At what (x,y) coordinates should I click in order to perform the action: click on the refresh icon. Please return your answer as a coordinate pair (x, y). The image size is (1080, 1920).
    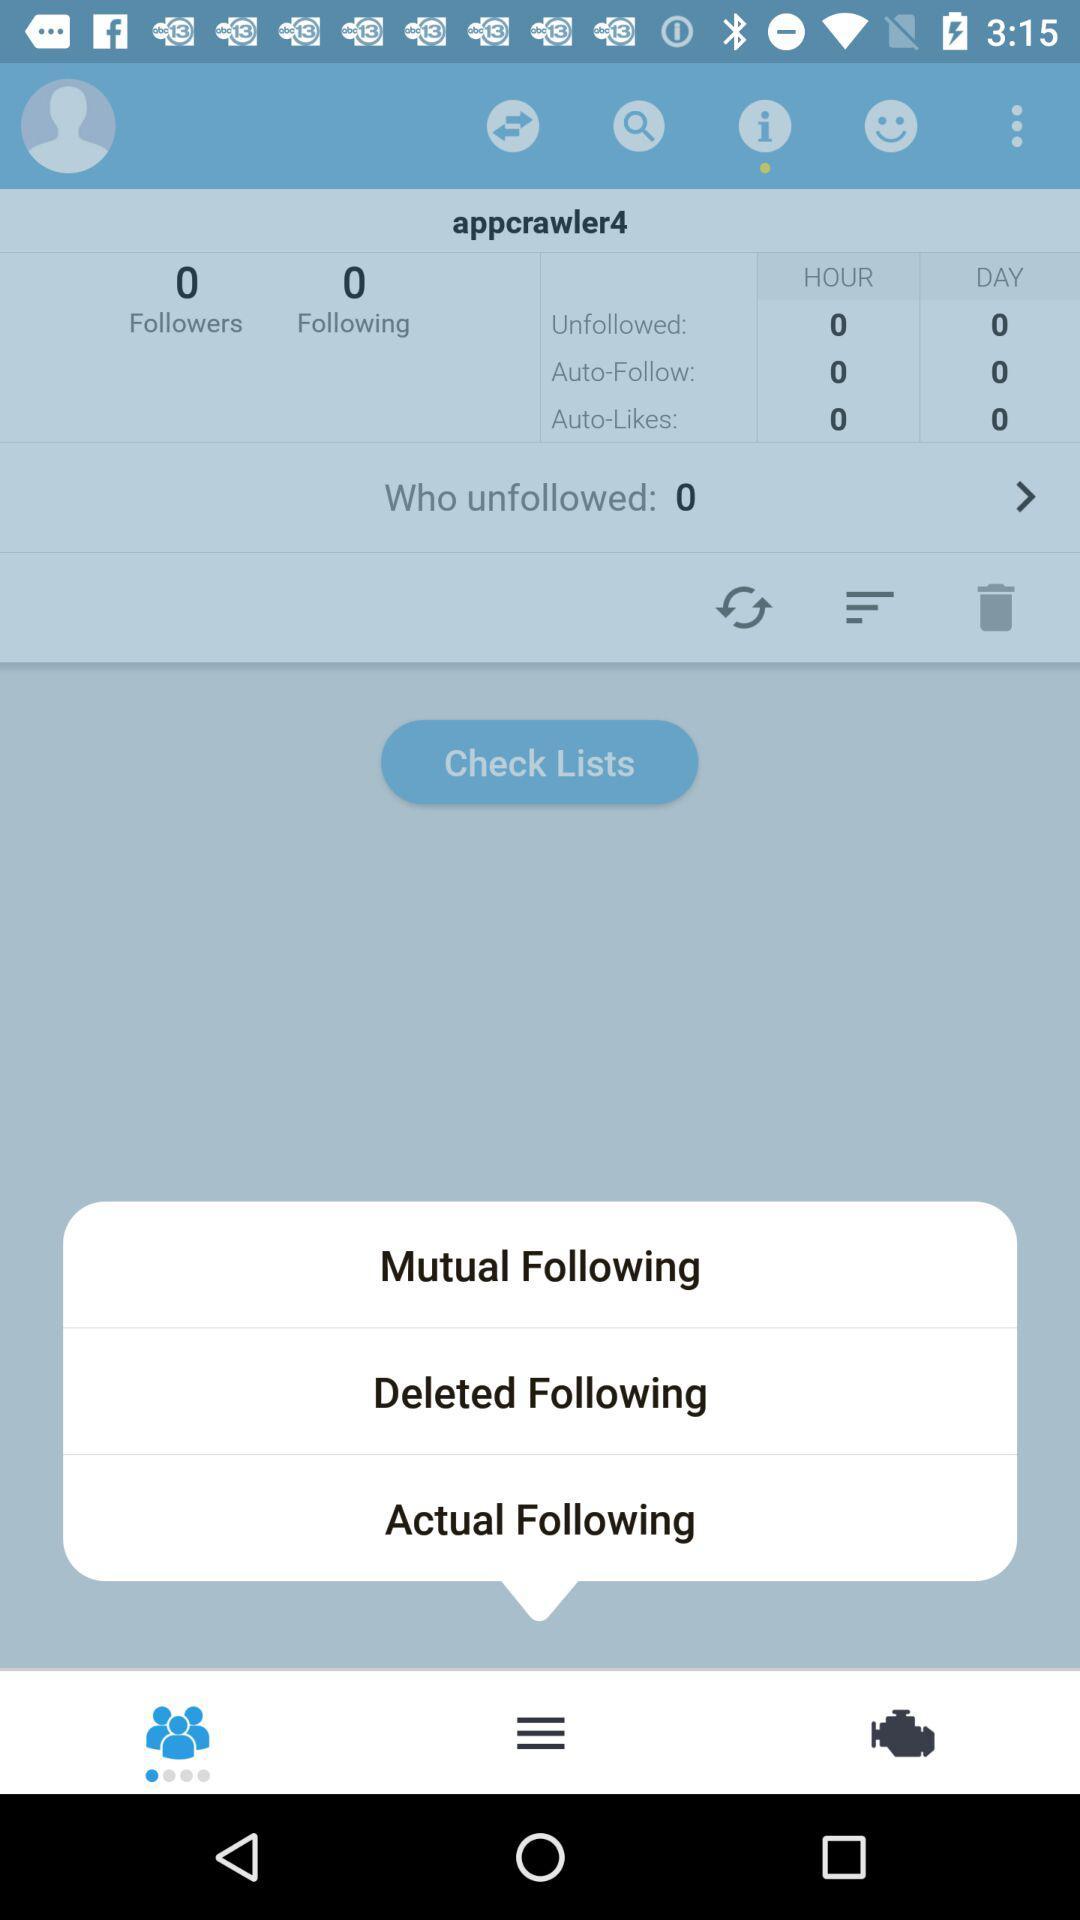
    Looking at the image, I should click on (744, 606).